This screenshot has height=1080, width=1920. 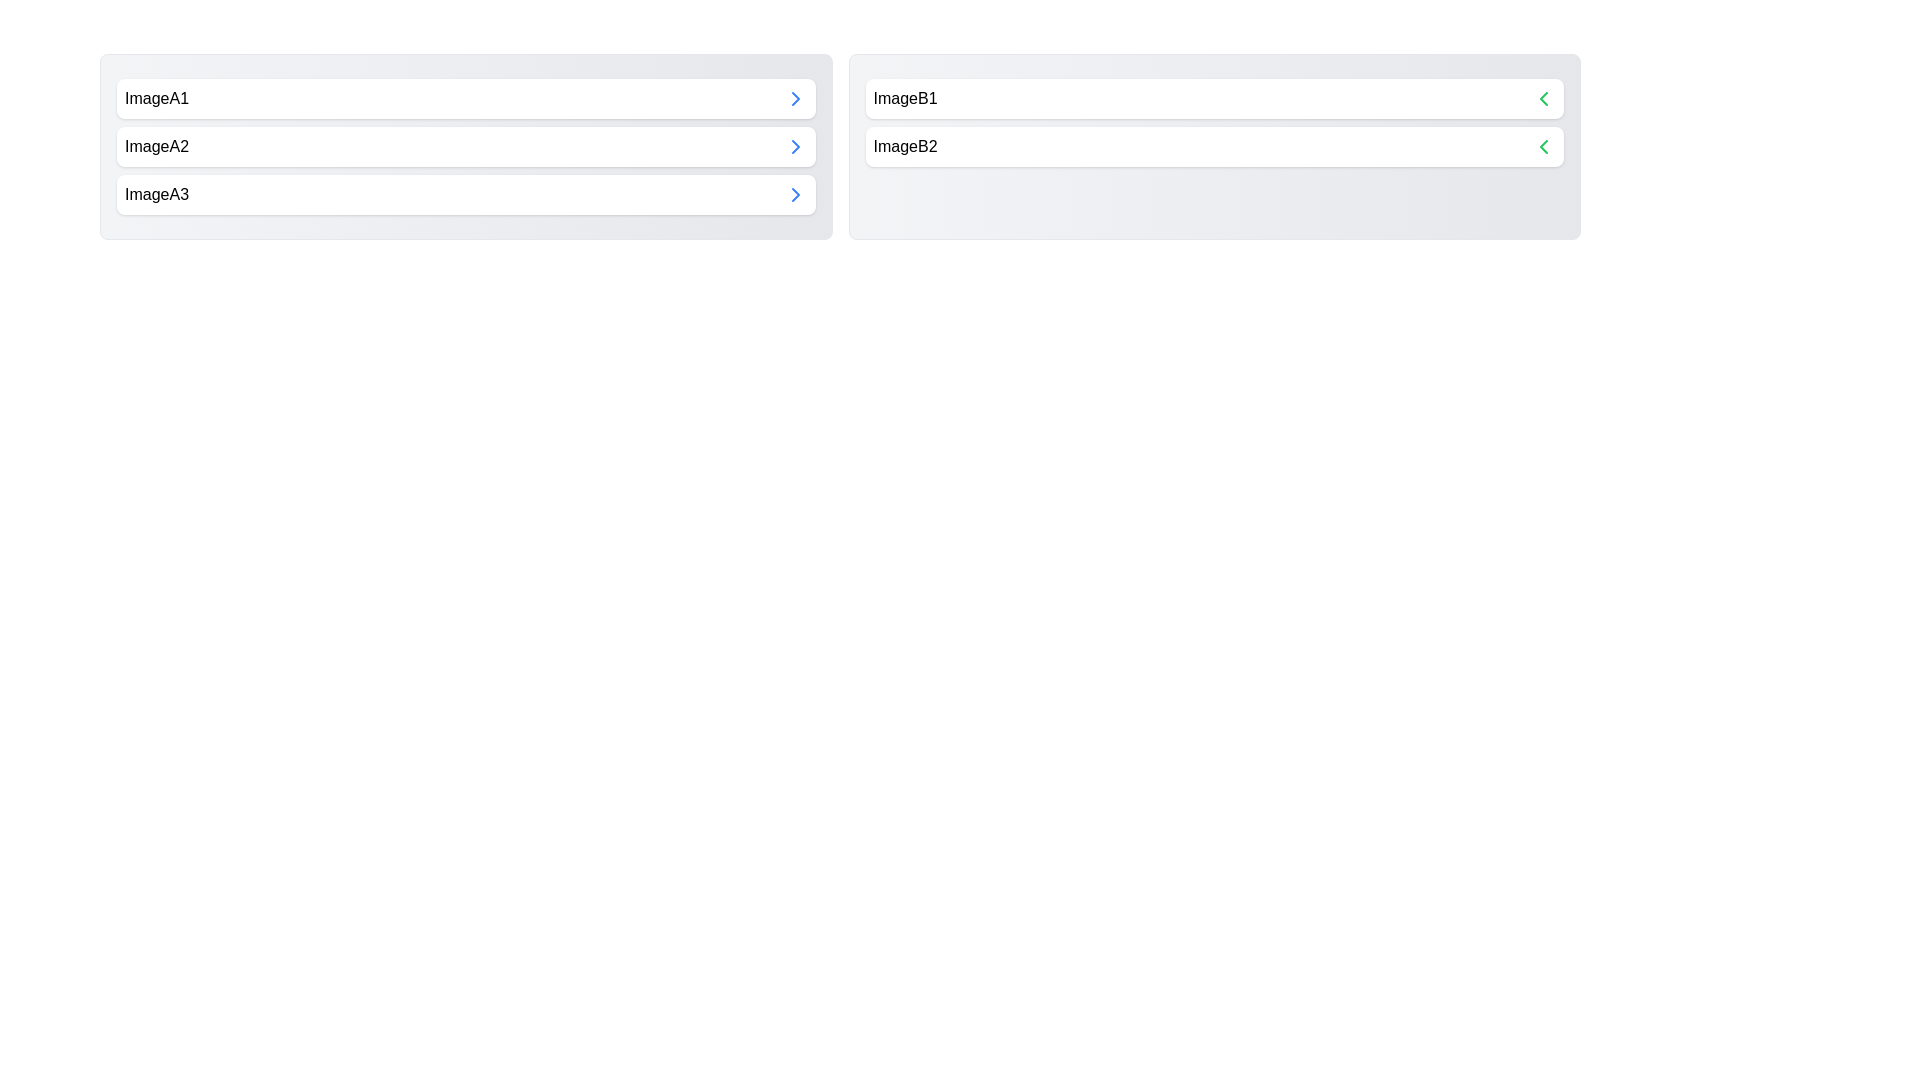 I want to click on arrow button next to ImageB1 to move it to the opposite category, so click(x=1543, y=99).